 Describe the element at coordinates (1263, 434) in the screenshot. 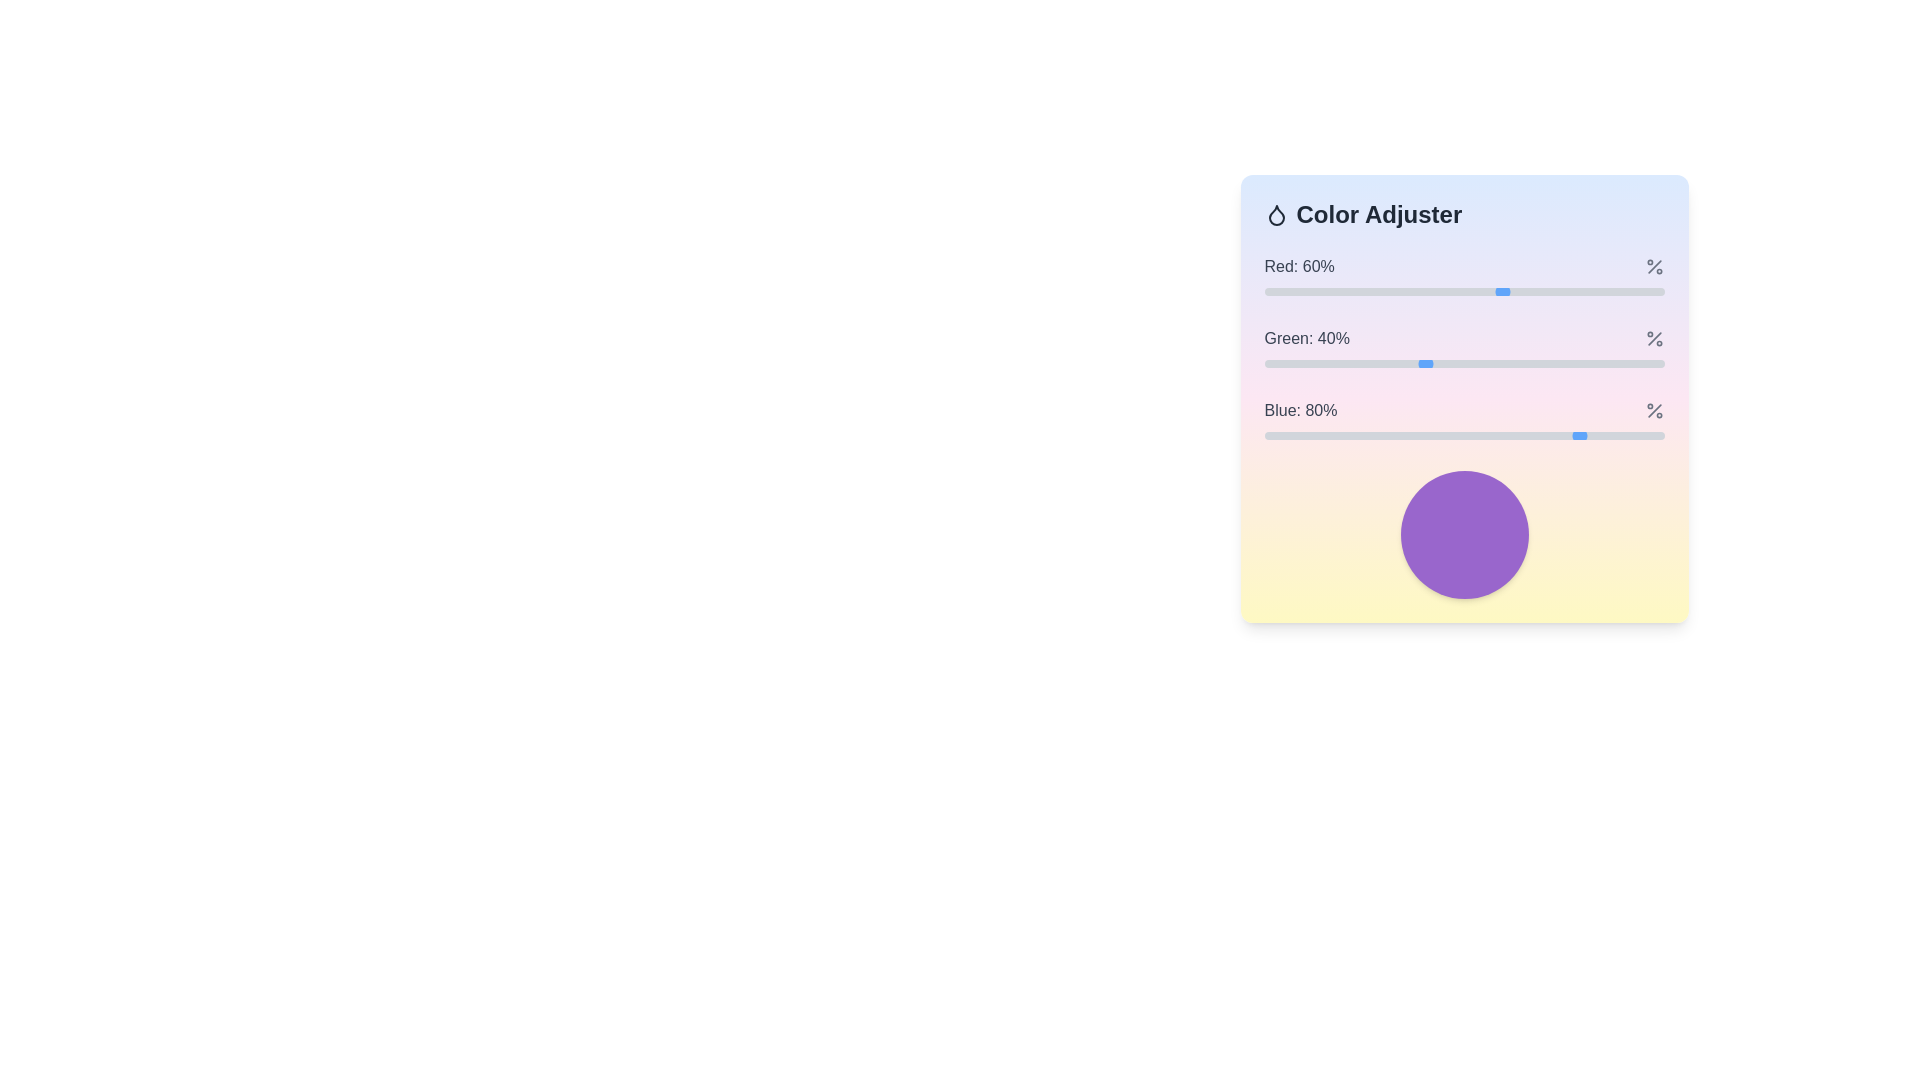

I see `the blue color slider to 0%` at that location.